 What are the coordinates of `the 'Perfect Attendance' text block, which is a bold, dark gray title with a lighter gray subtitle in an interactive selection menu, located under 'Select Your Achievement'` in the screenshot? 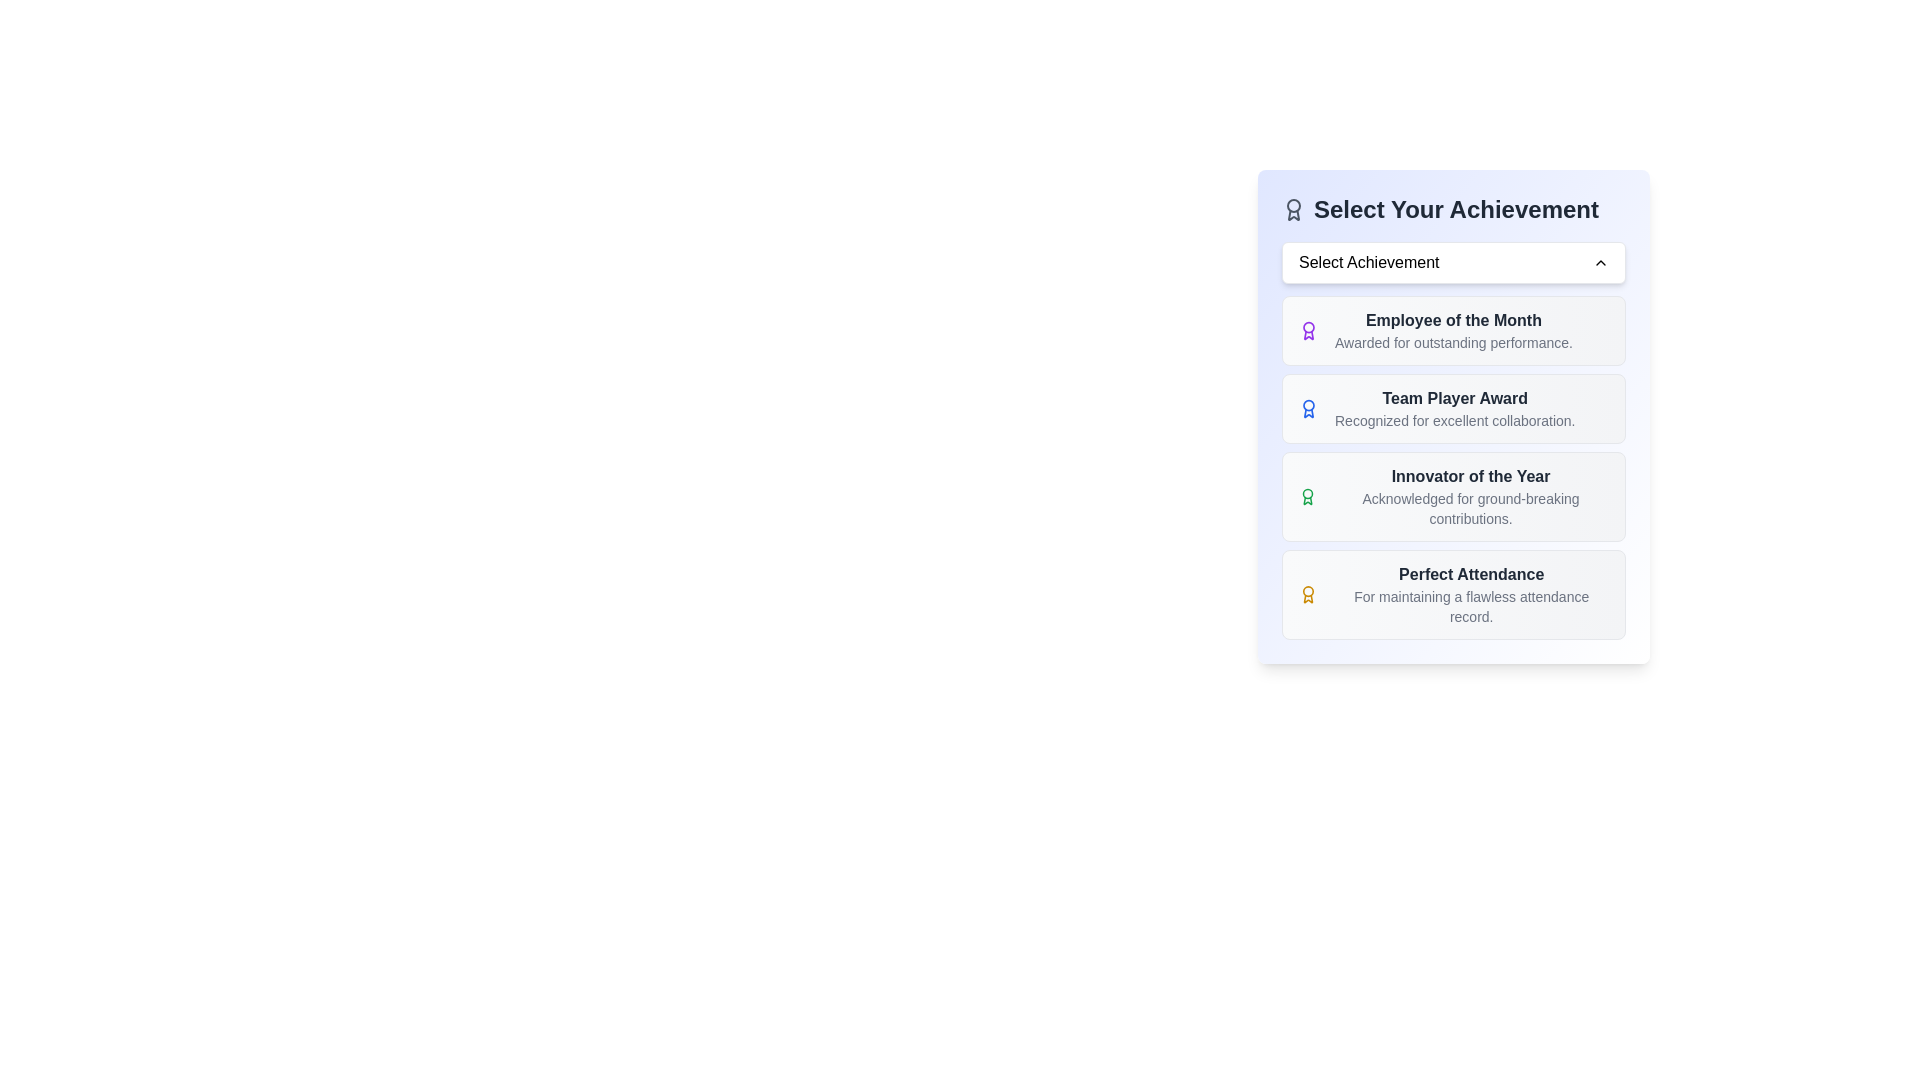 It's located at (1471, 593).